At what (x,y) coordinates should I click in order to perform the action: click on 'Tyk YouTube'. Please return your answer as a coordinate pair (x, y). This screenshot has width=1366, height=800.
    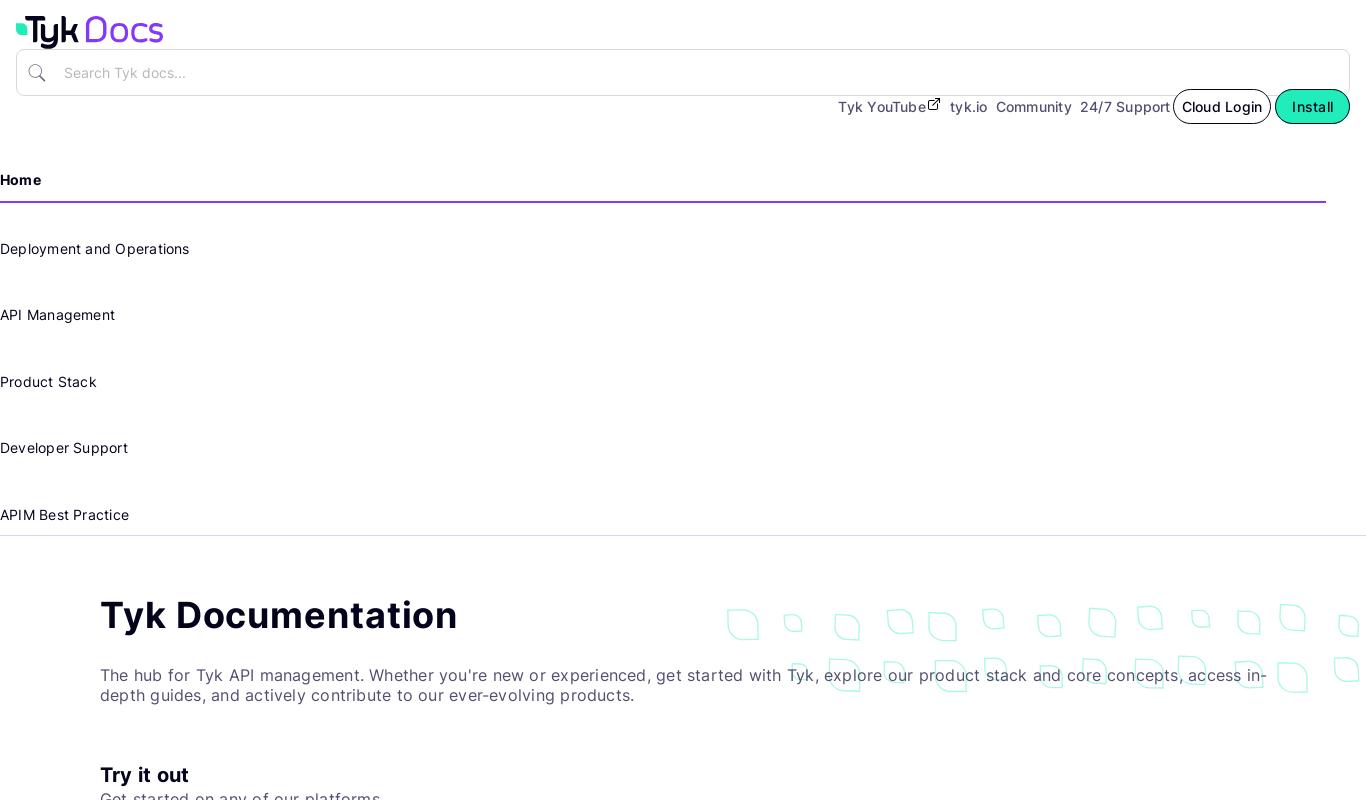
    Looking at the image, I should click on (880, 104).